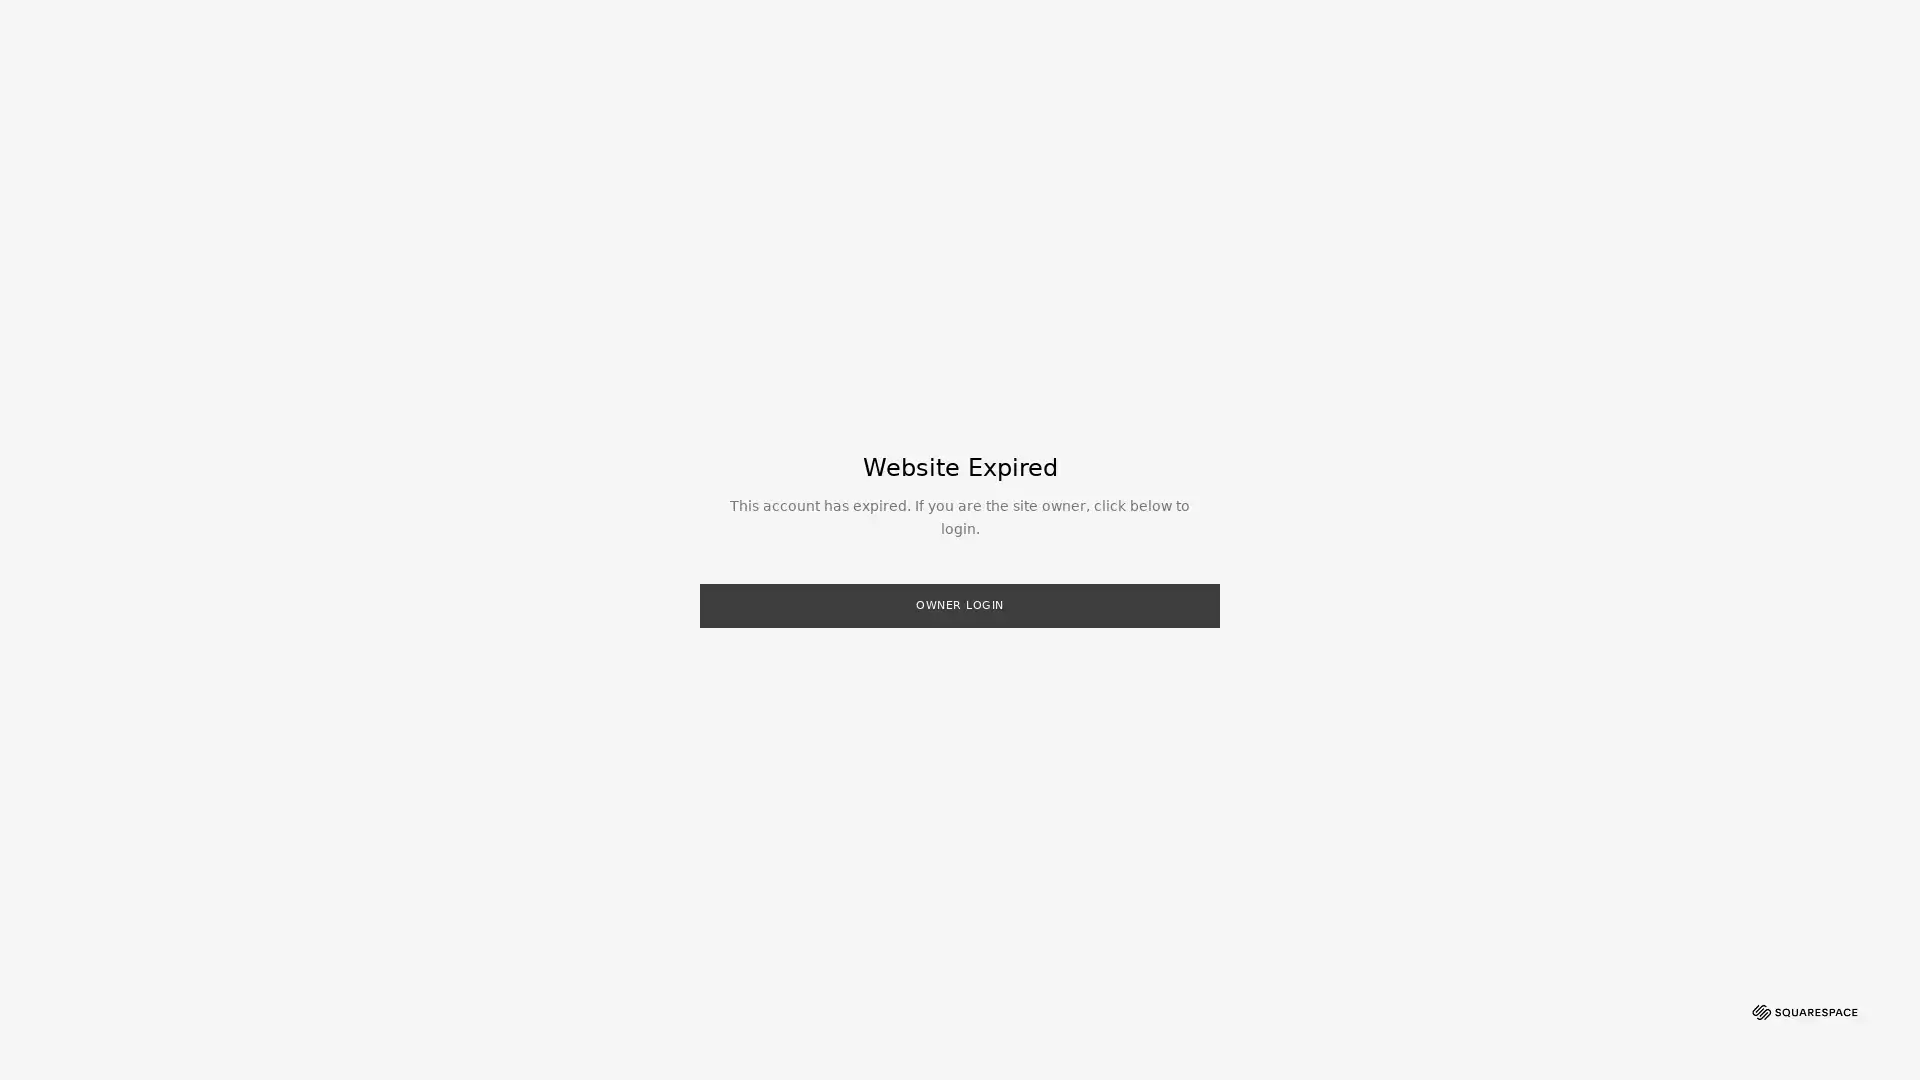 This screenshot has height=1080, width=1920. I want to click on Owner Login, so click(960, 604).